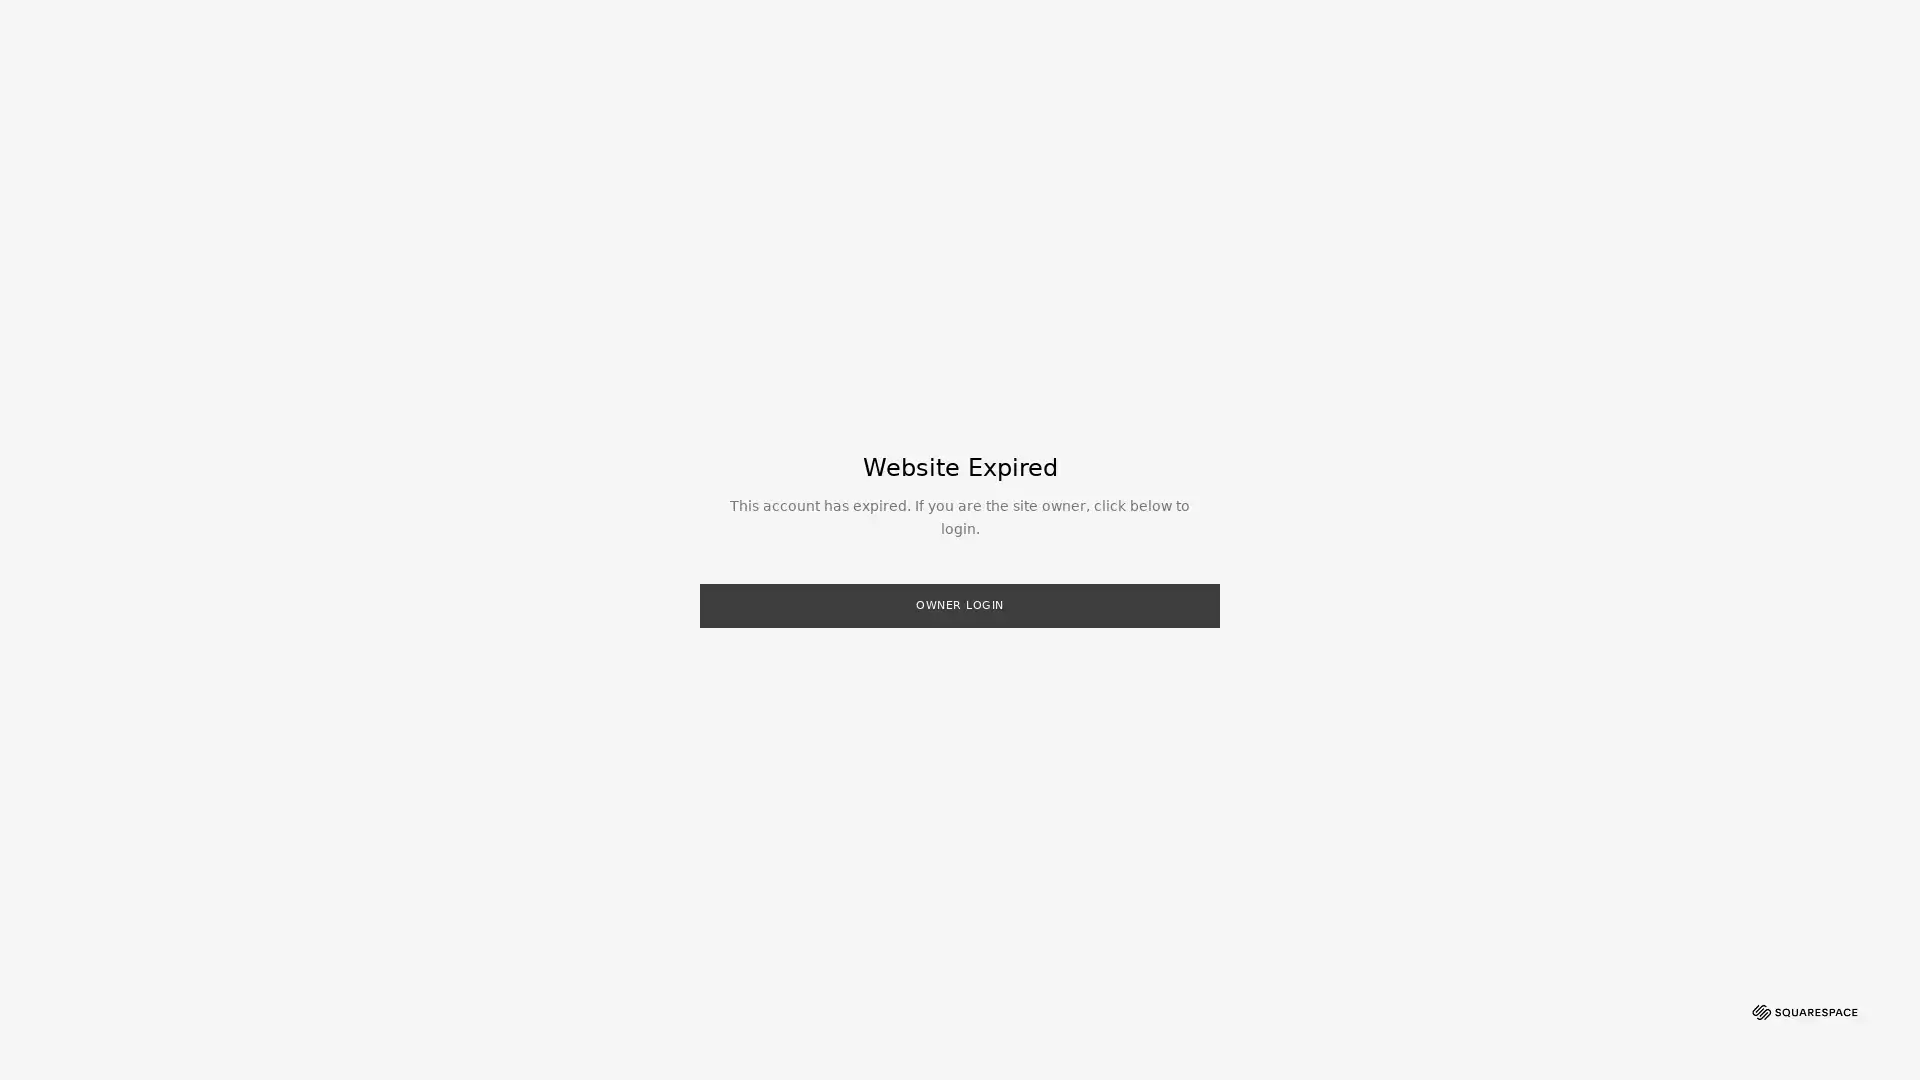 This screenshot has height=1080, width=1920. I want to click on Owner Login, so click(960, 604).